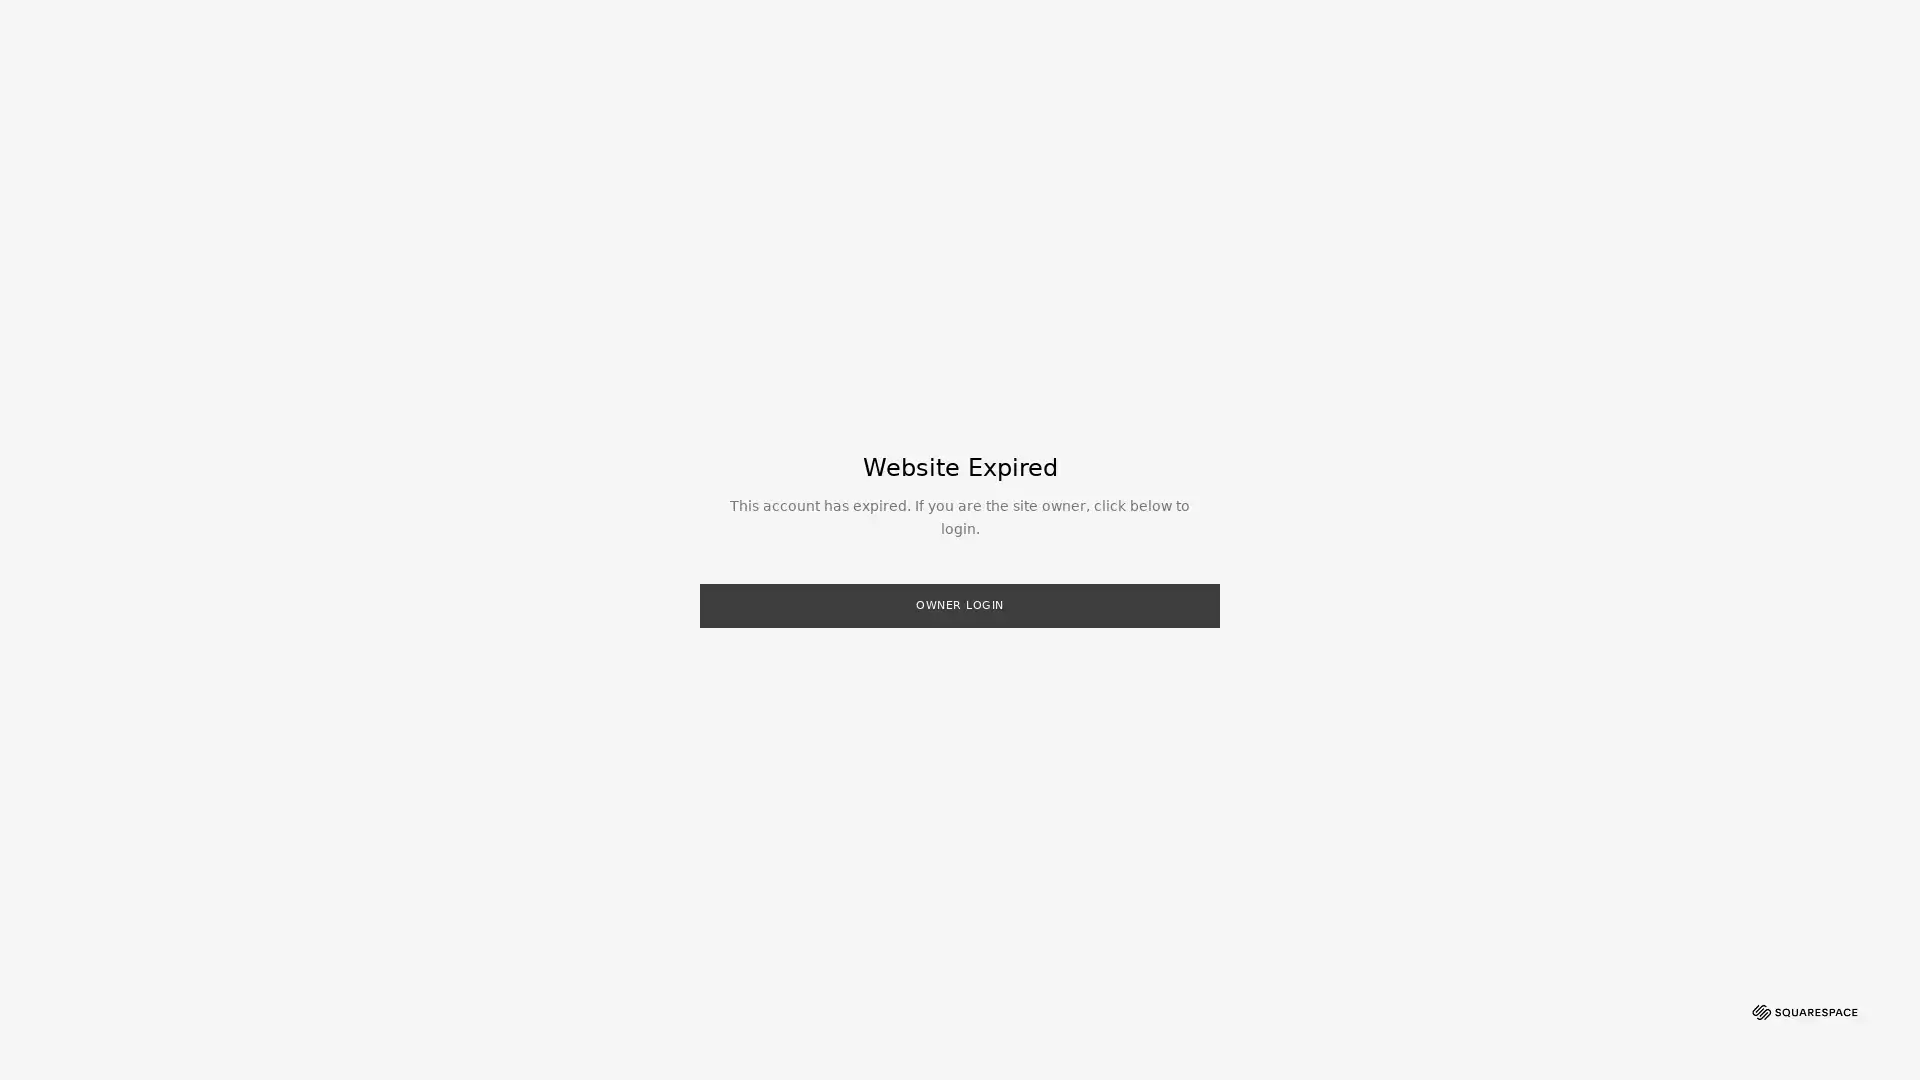 This screenshot has height=1080, width=1920. I want to click on Owner Login, so click(960, 604).